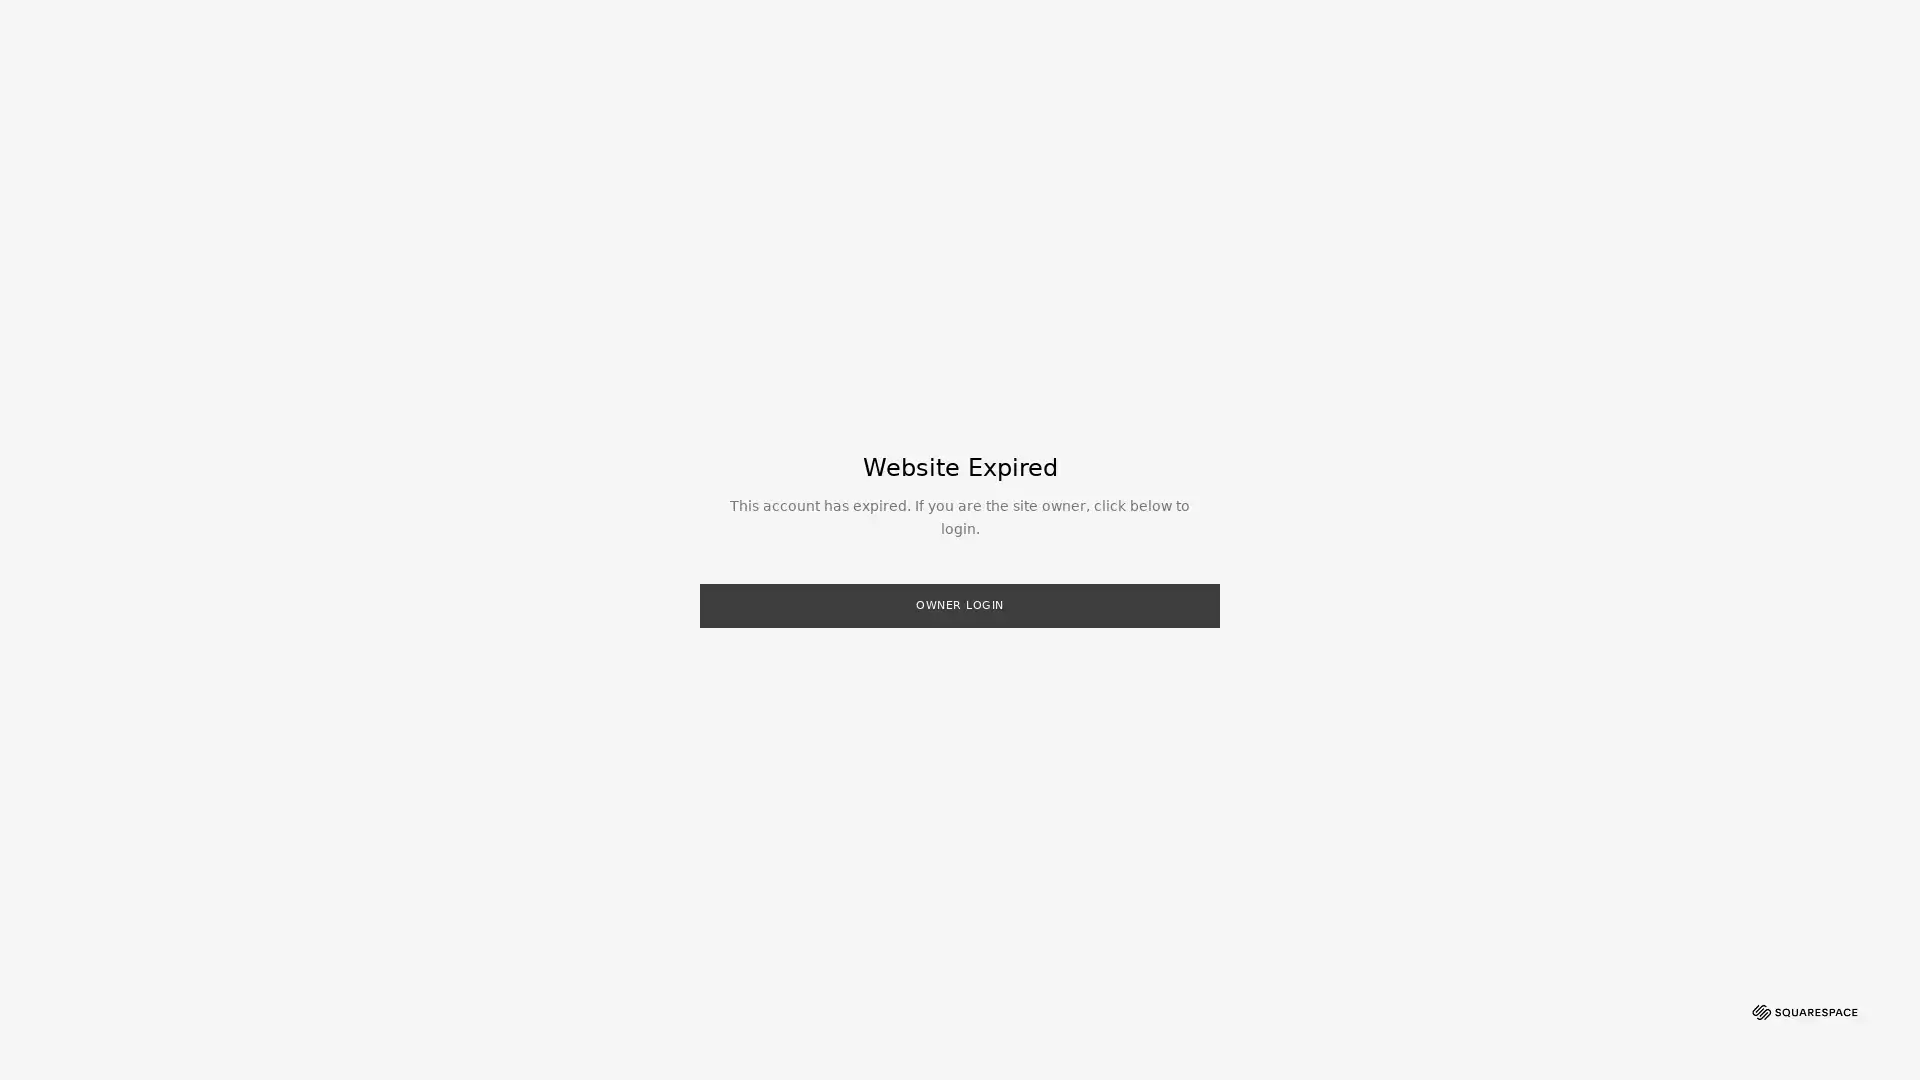 This screenshot has height=1080, width=1920. I want to click on Owner Login, so click(960, 604).